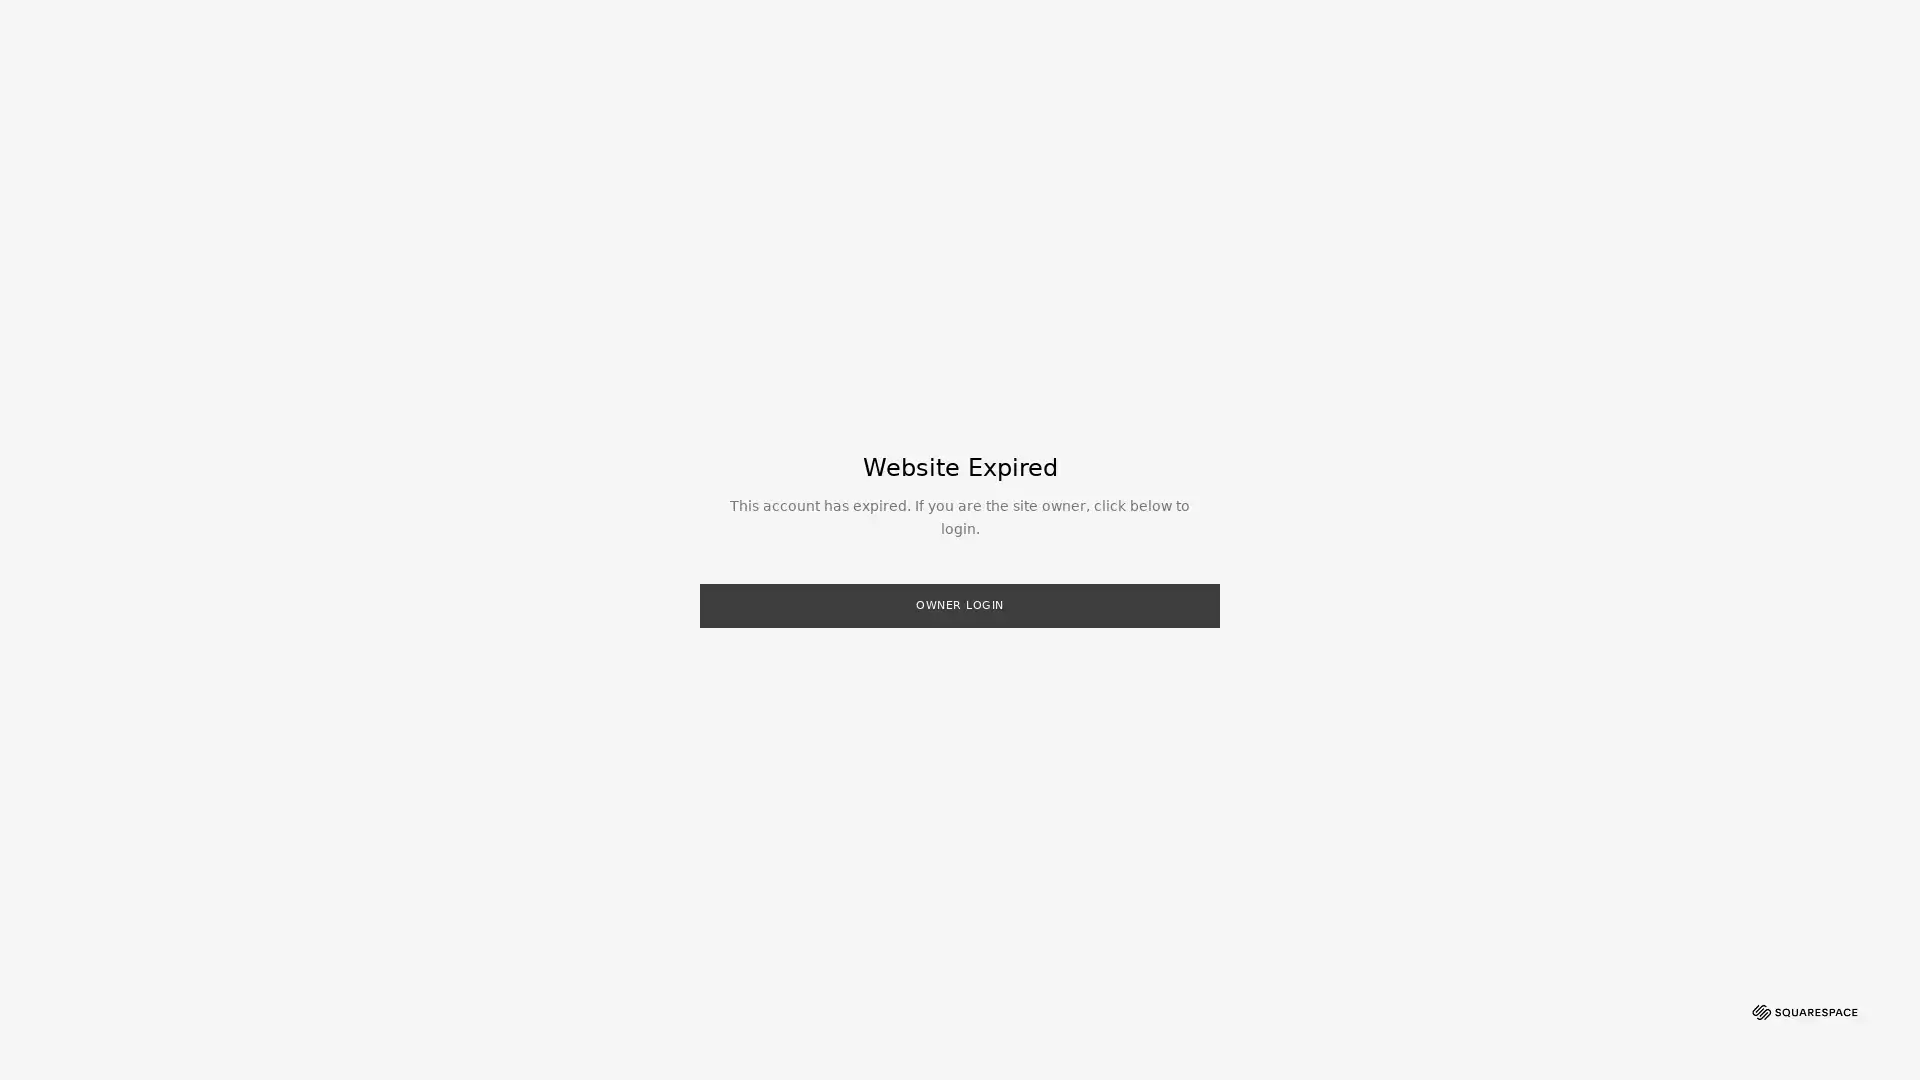 This screenshot has height=1080, width=1920. I want to click on Owner Login, so click(960, 604).